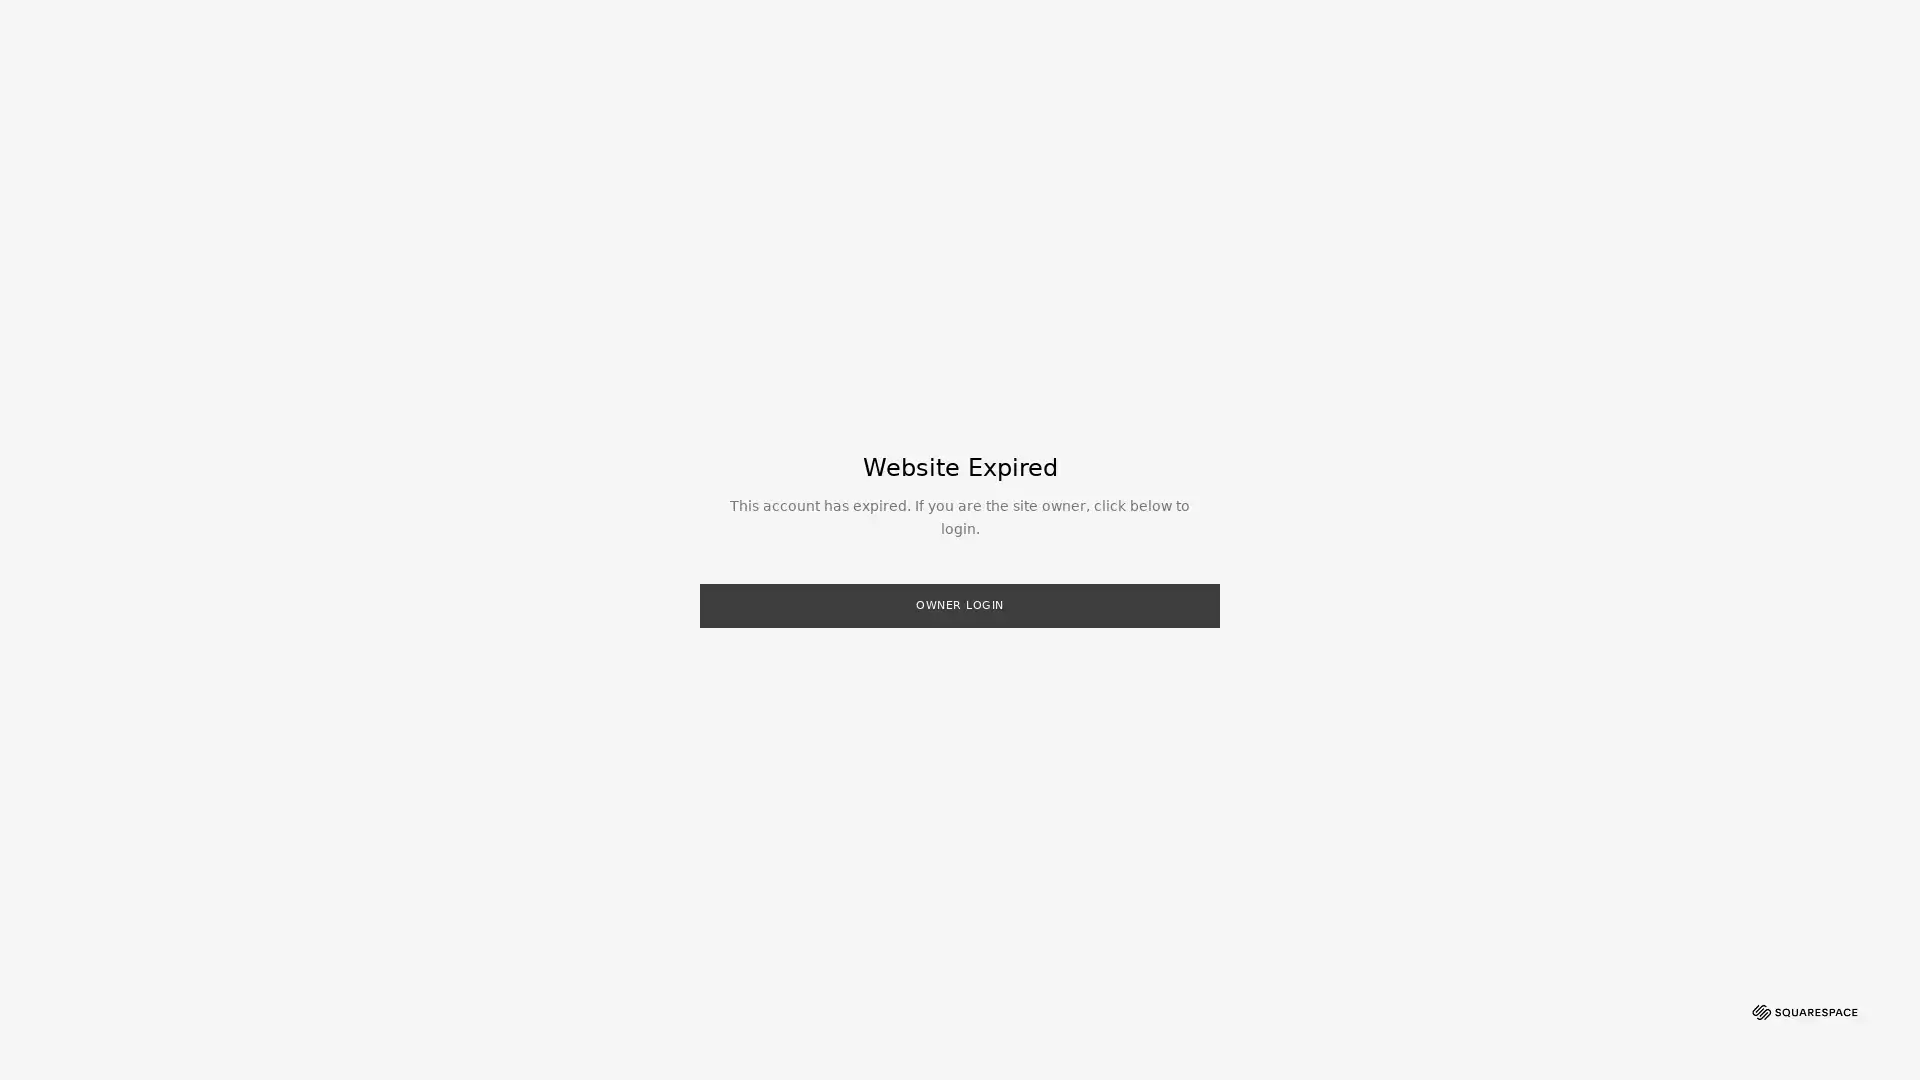 This screenshot has height=1080, width=1920. I want to click on Owner Login, so click(960, 604).